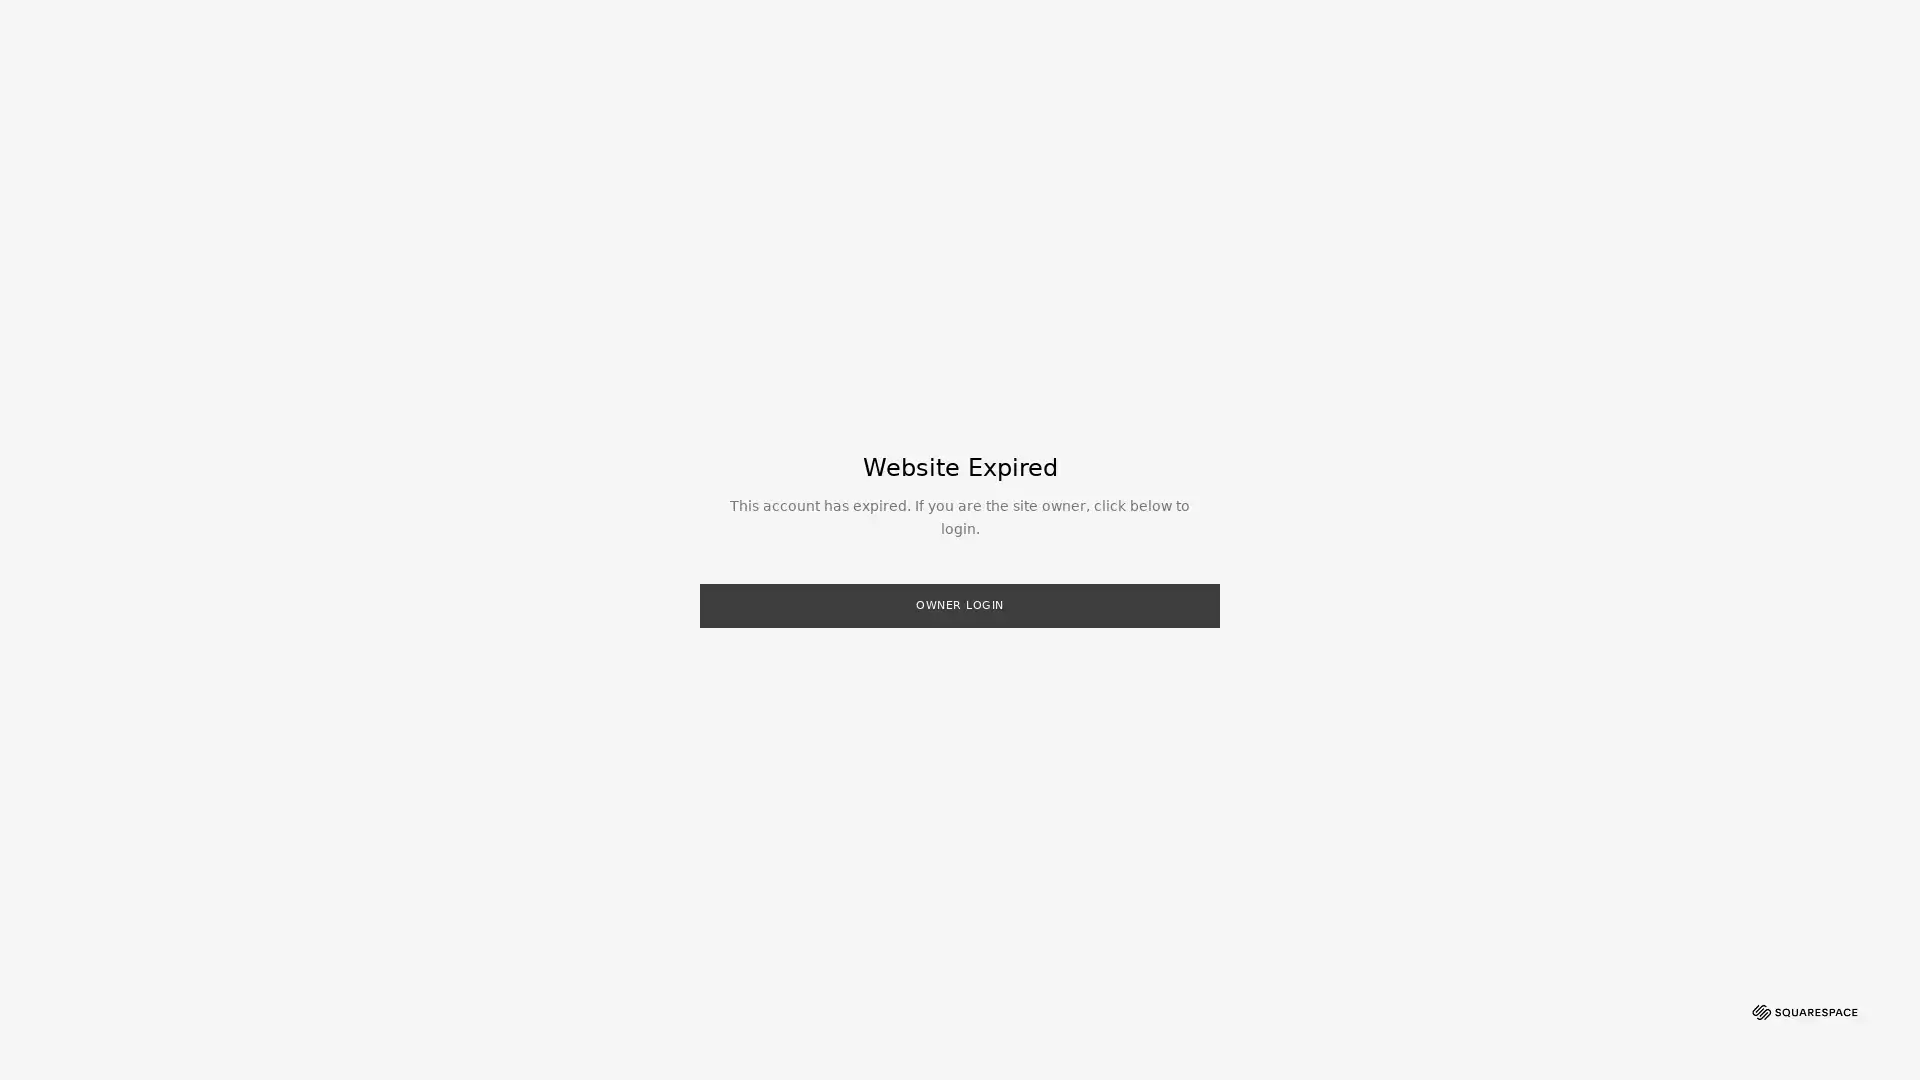 This screenshot has height=1080, width=1920. I want to click on Owner Login, so click(960, 604).